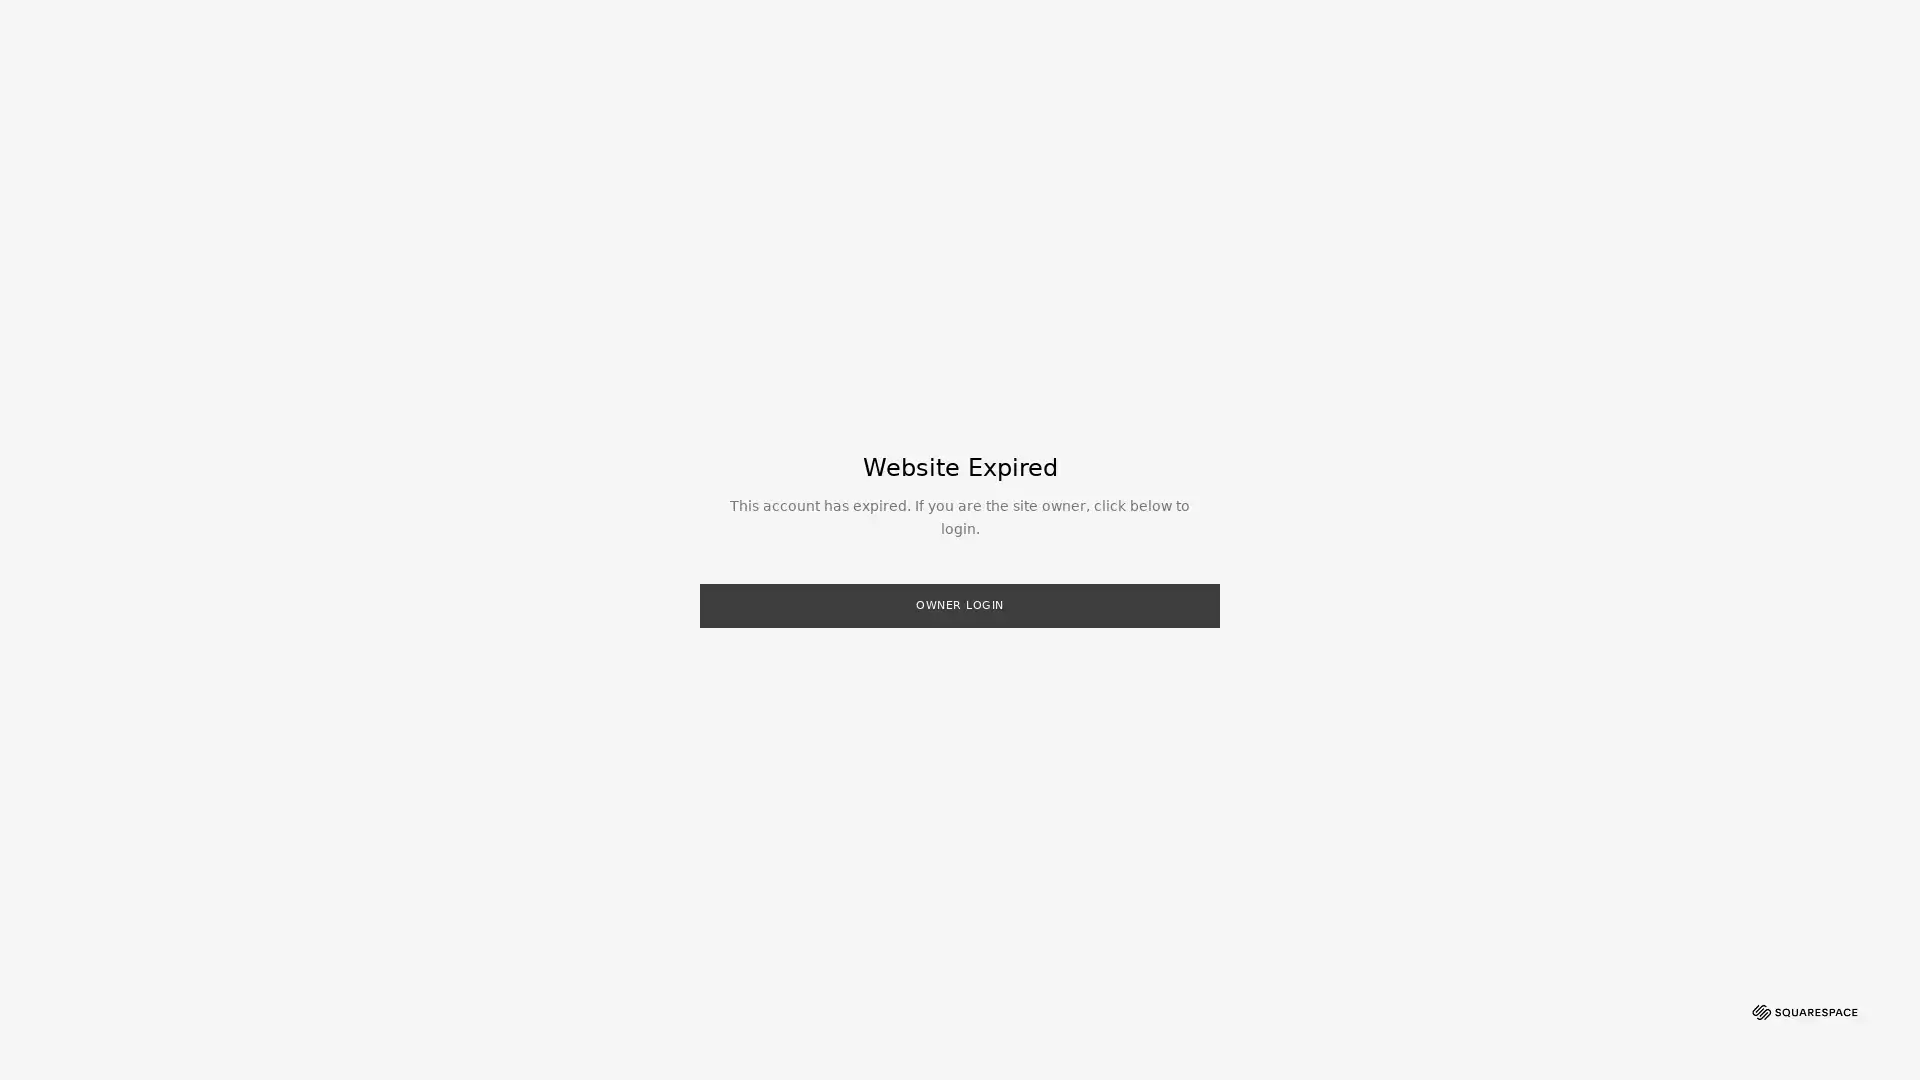 This screenshot has height=1080, width=1920. I want to click on Owner Login, so click(960, 604).